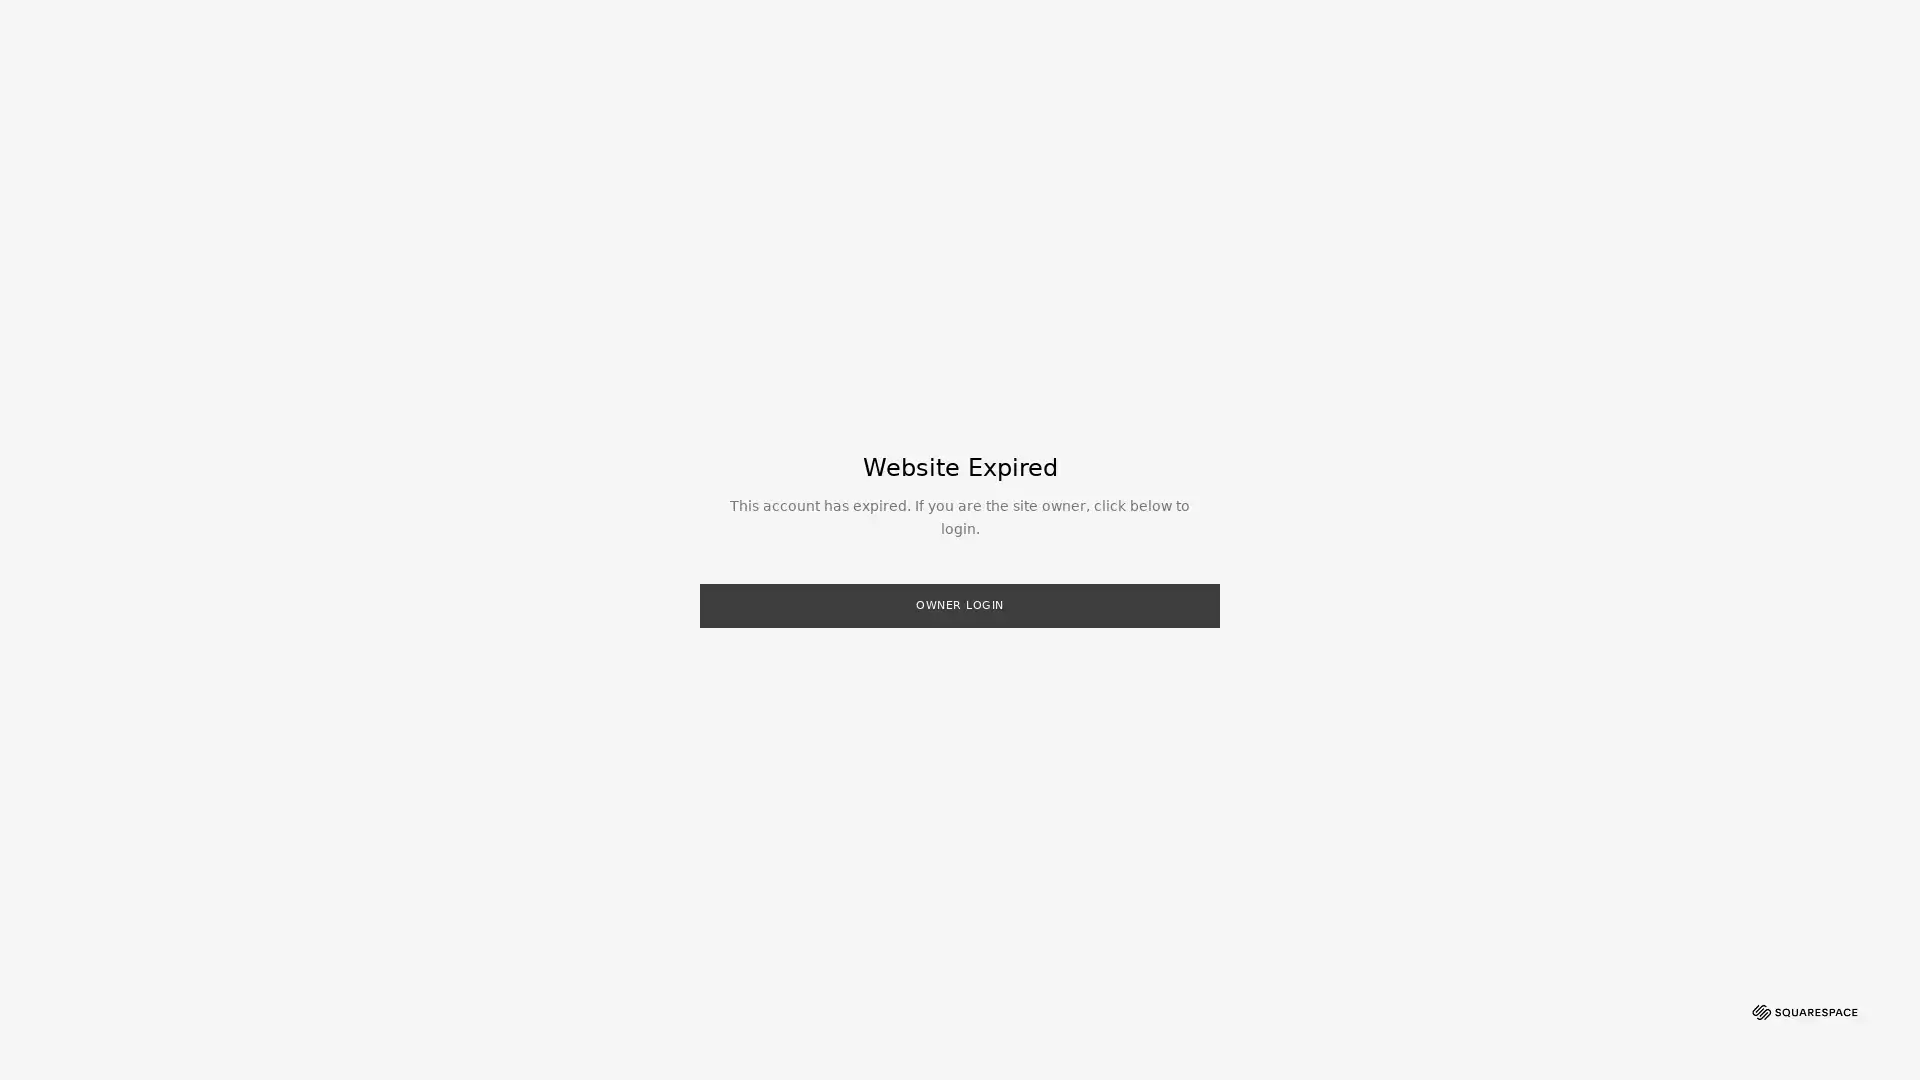 This screenshot has height=1080, width=1920. I want to click on Owner Login, so click(960, 604).